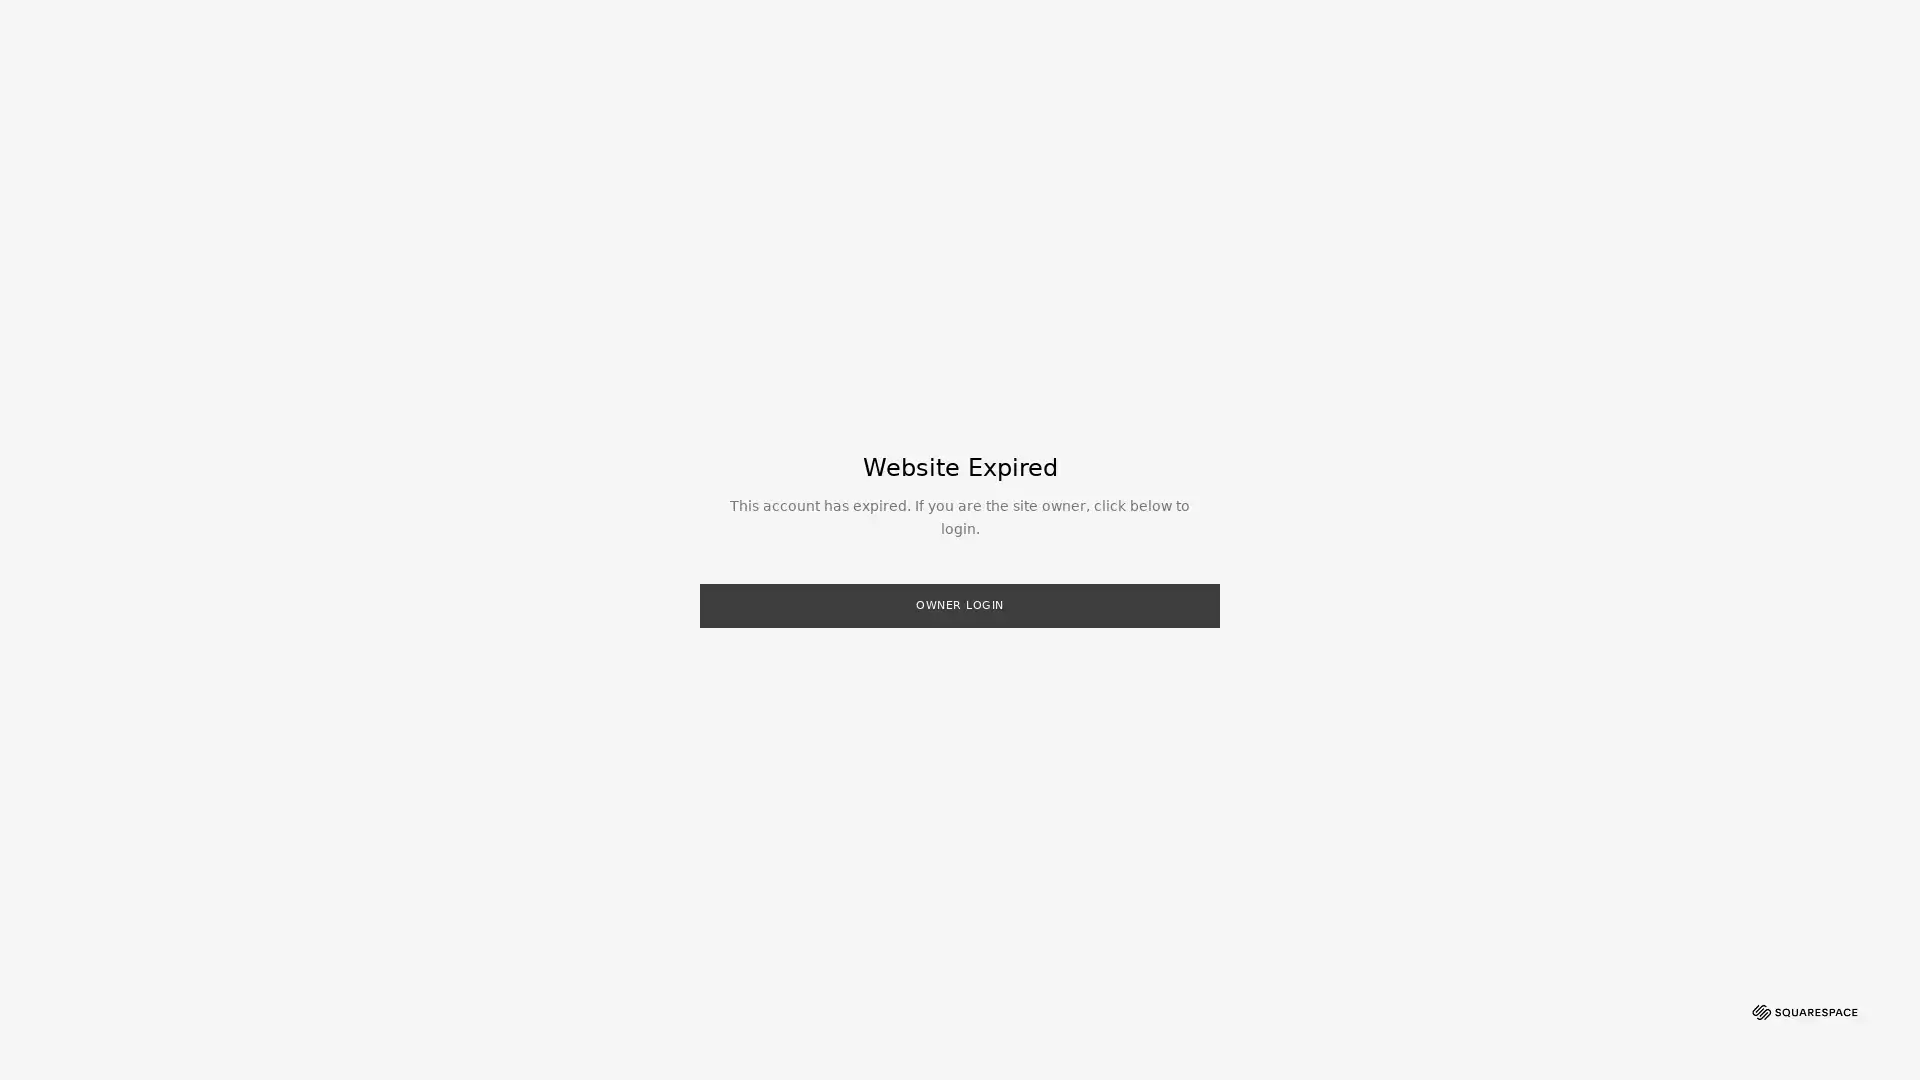 This screenshot has height=1080, width=1920. I want to click on Owner Login, so click(960, 604).